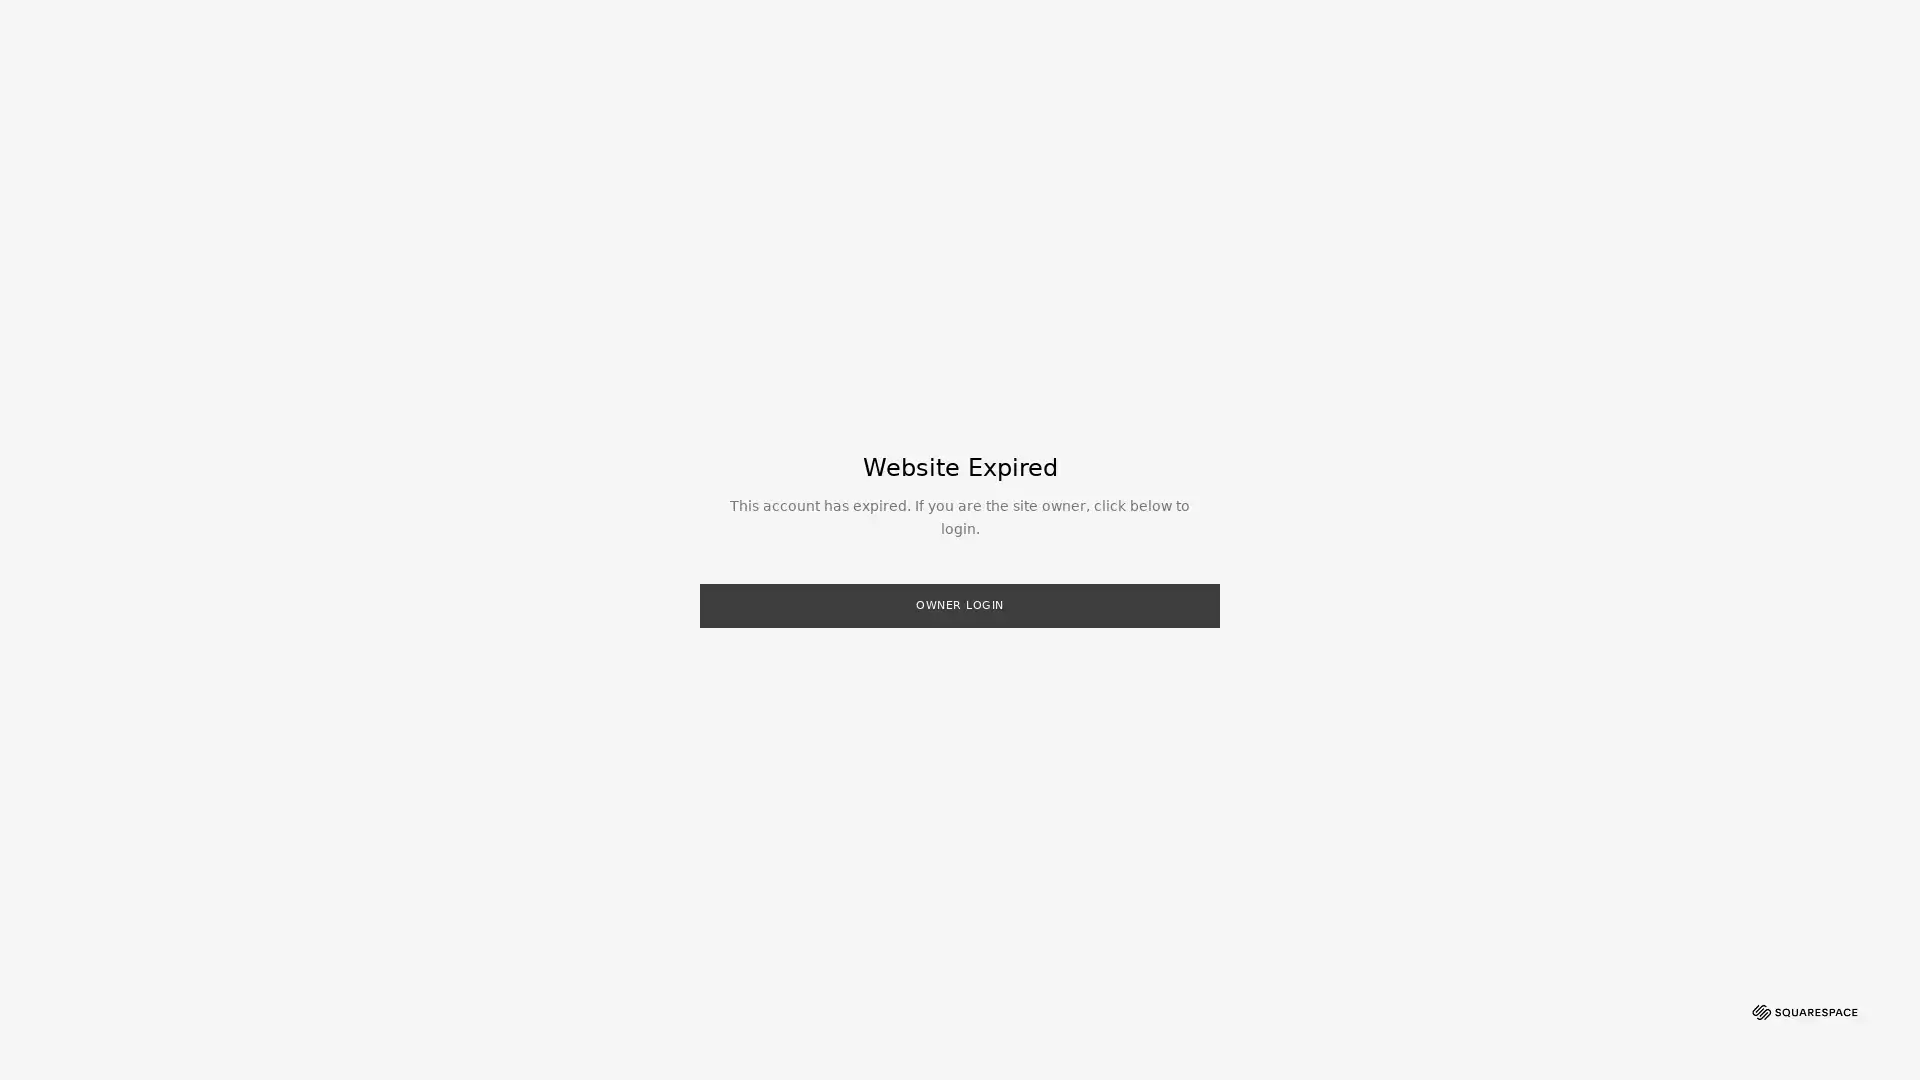 This screenshot has height=1080, width=1920. I want to click on Owner Login, so click(960, 604).